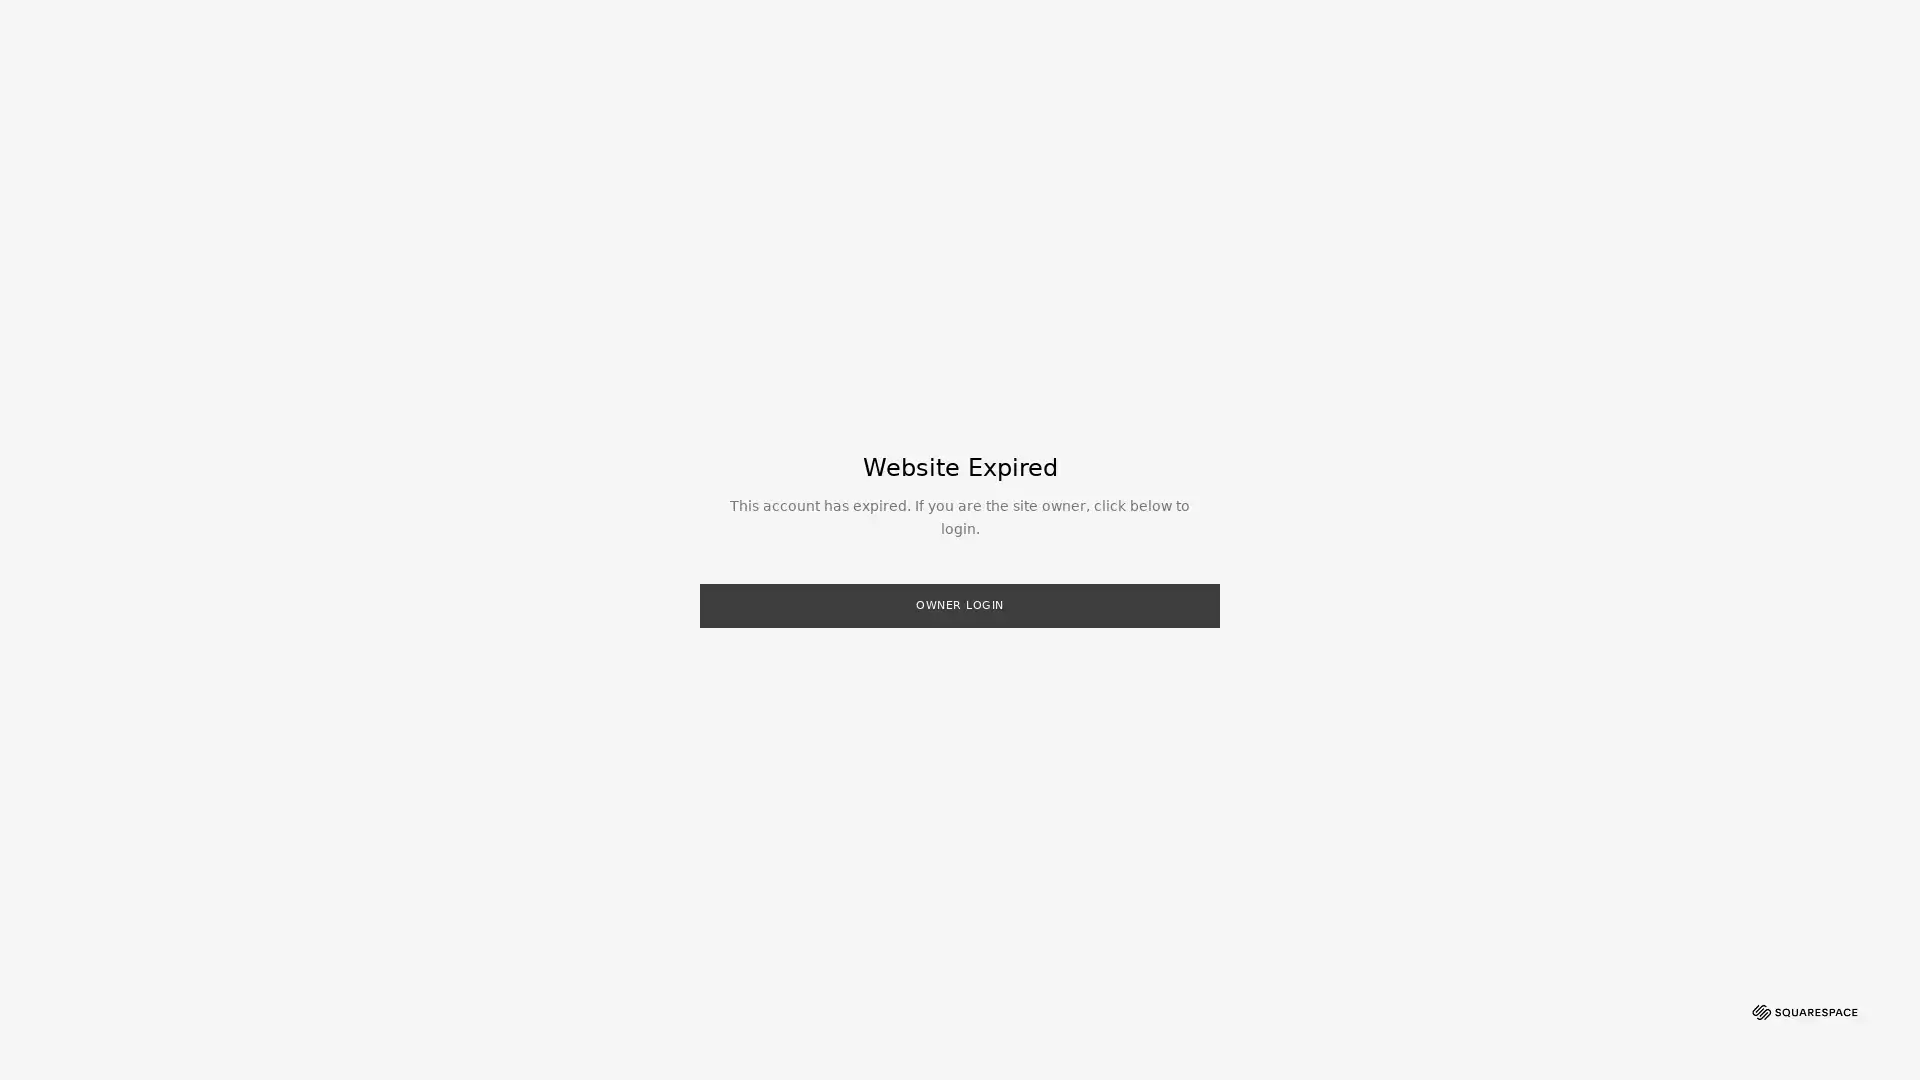 This screenshot has height=1080, width=1920. I want to click on Owner Login, so click(960, 604).